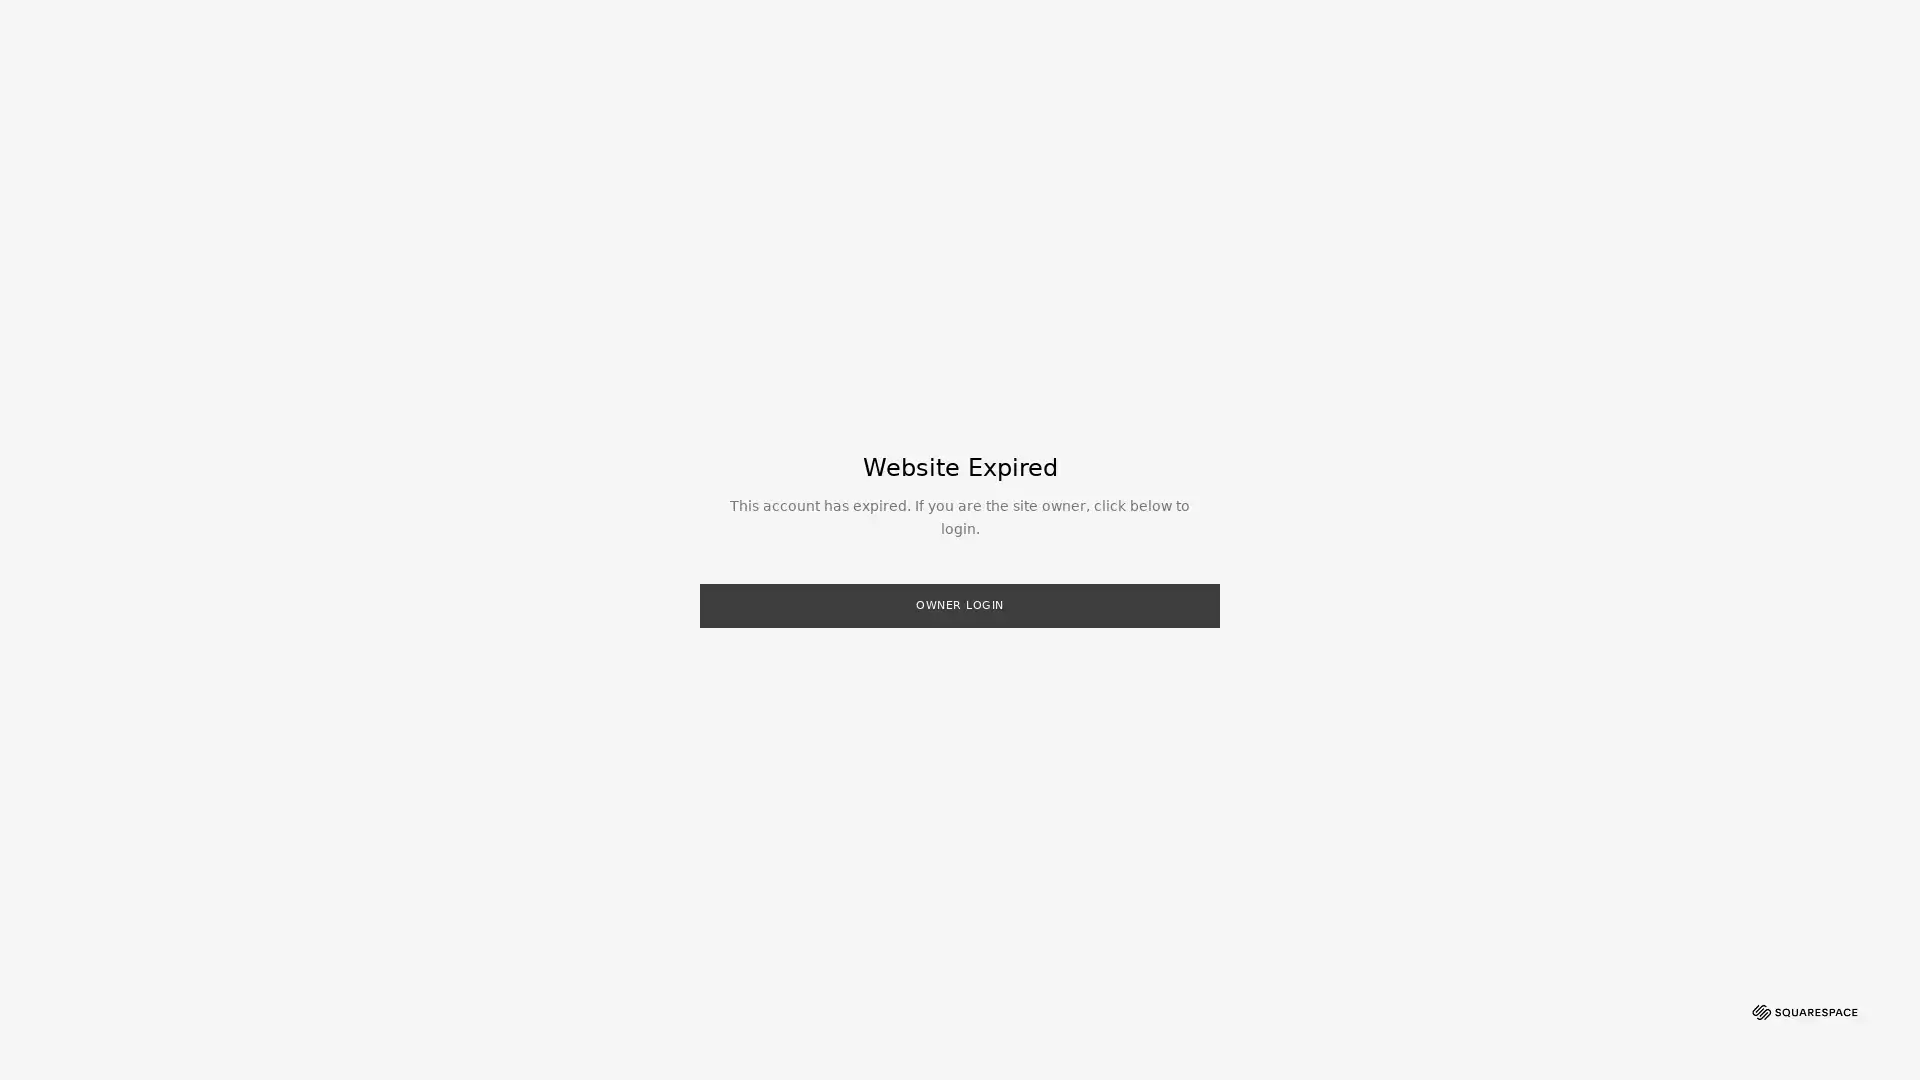 This screenshot has height=1080, width=1920. I want to click on Owner Login, so click(960, 604).